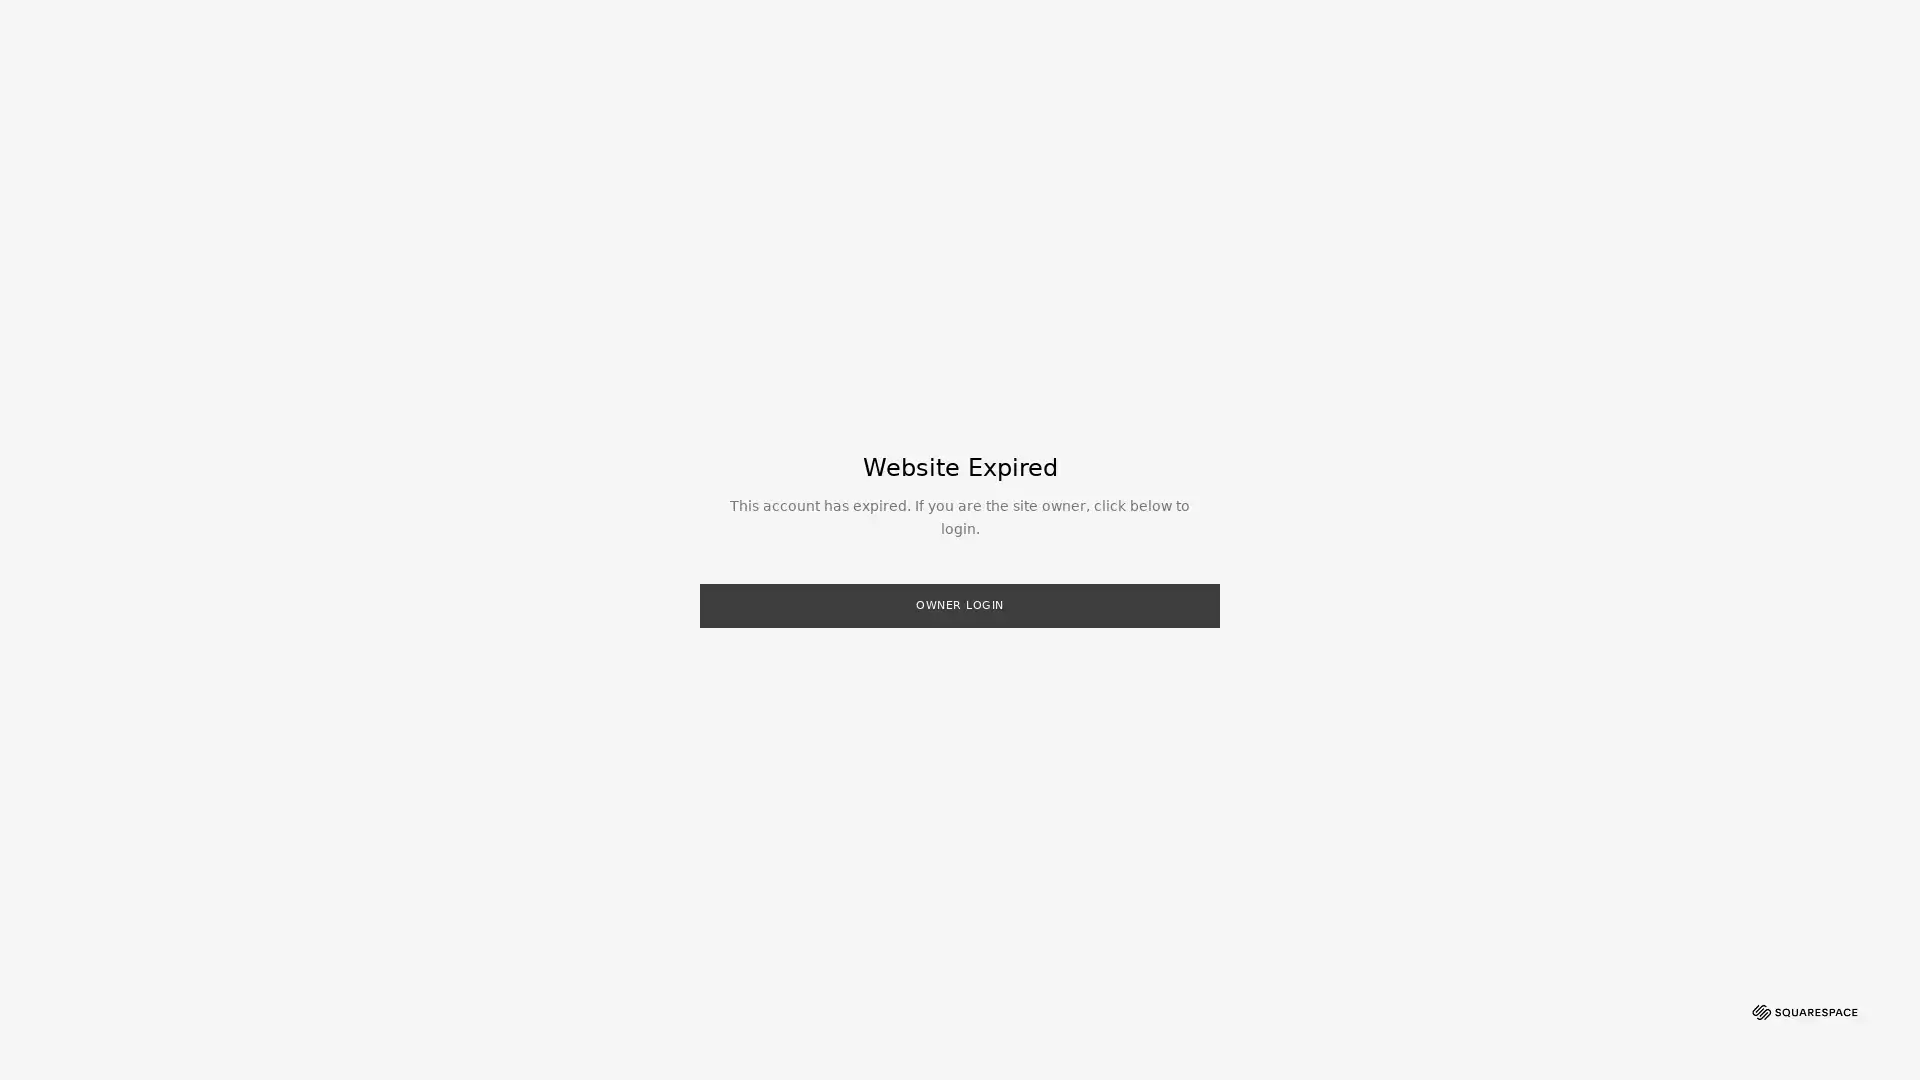 This screenshot has height=1080, width=1920. I want to click on Owner Login, so click(960, 604).